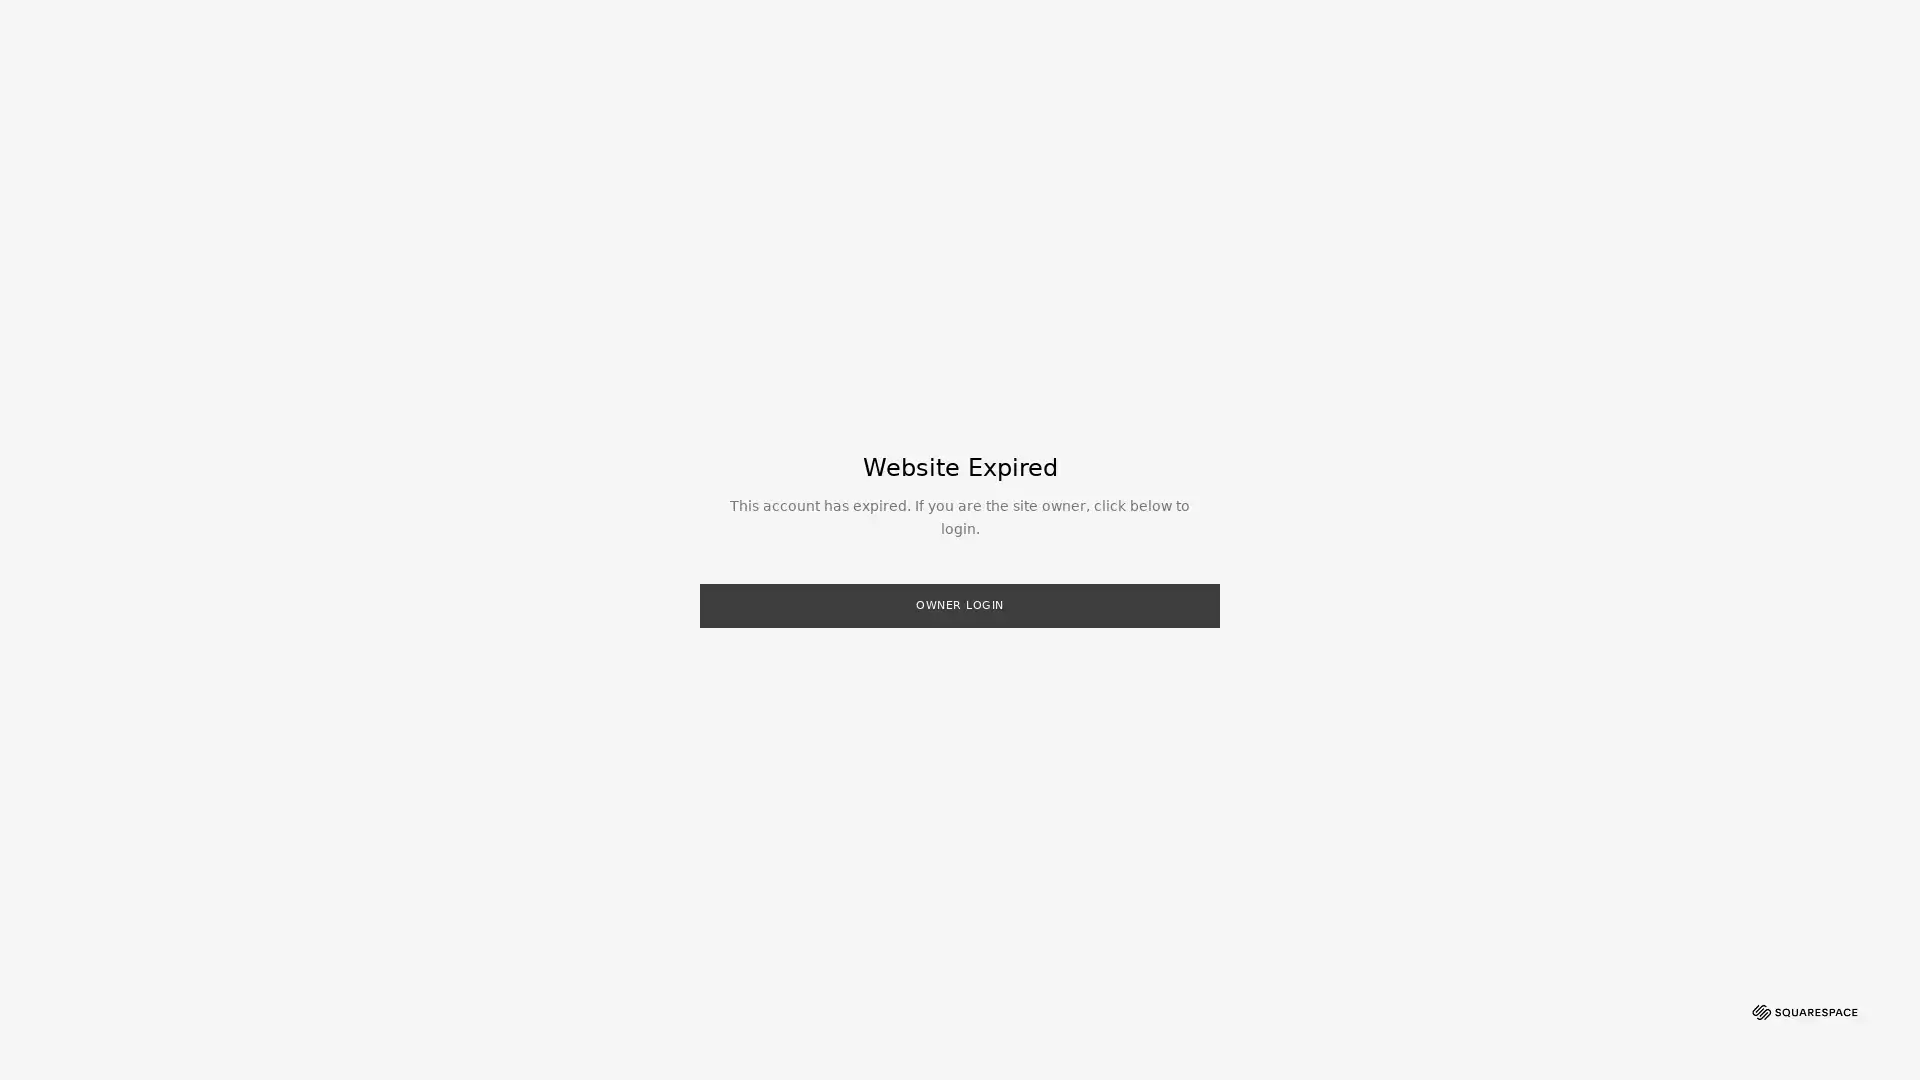 This screenshot has height=1080, width=1920. I want to click on Owner Login, so click(960, 604).